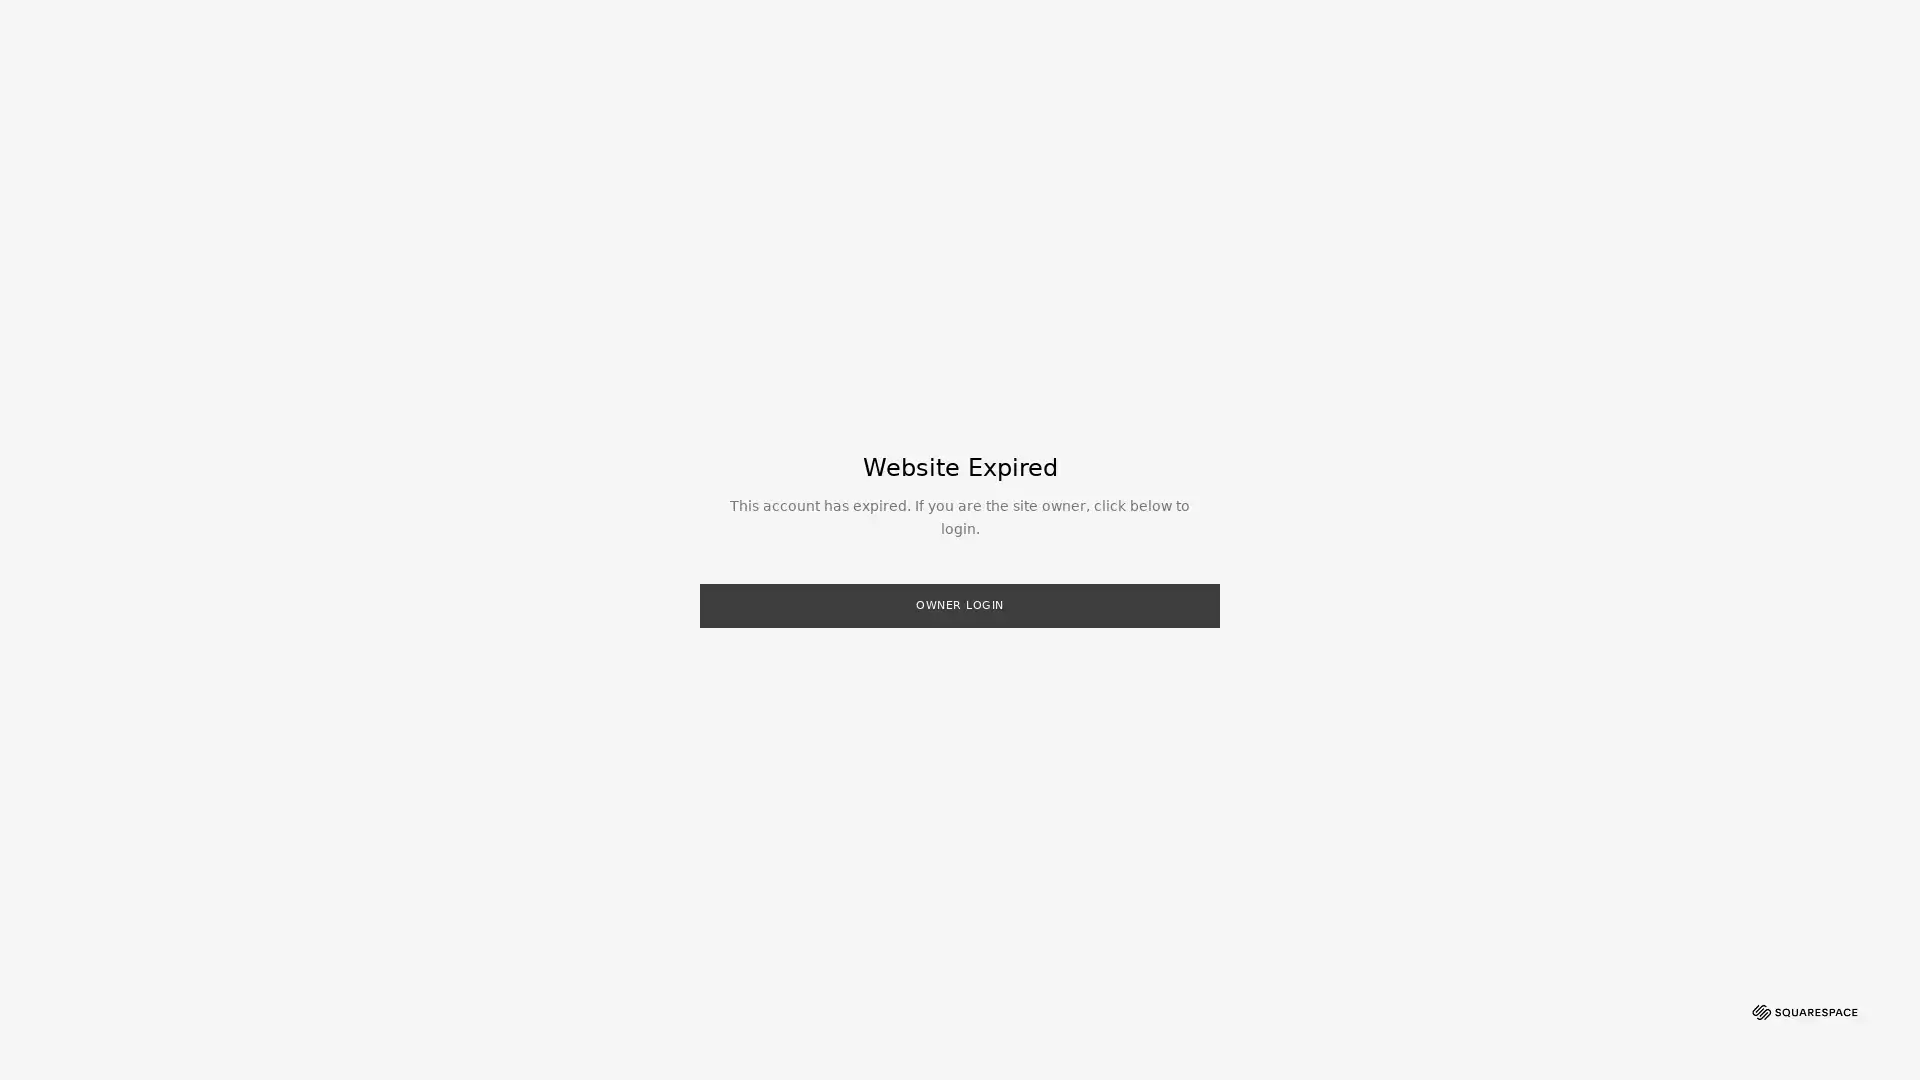 This screenshot has height=1080, width=1920. I want to click on Owner Login, so click(960, 604).